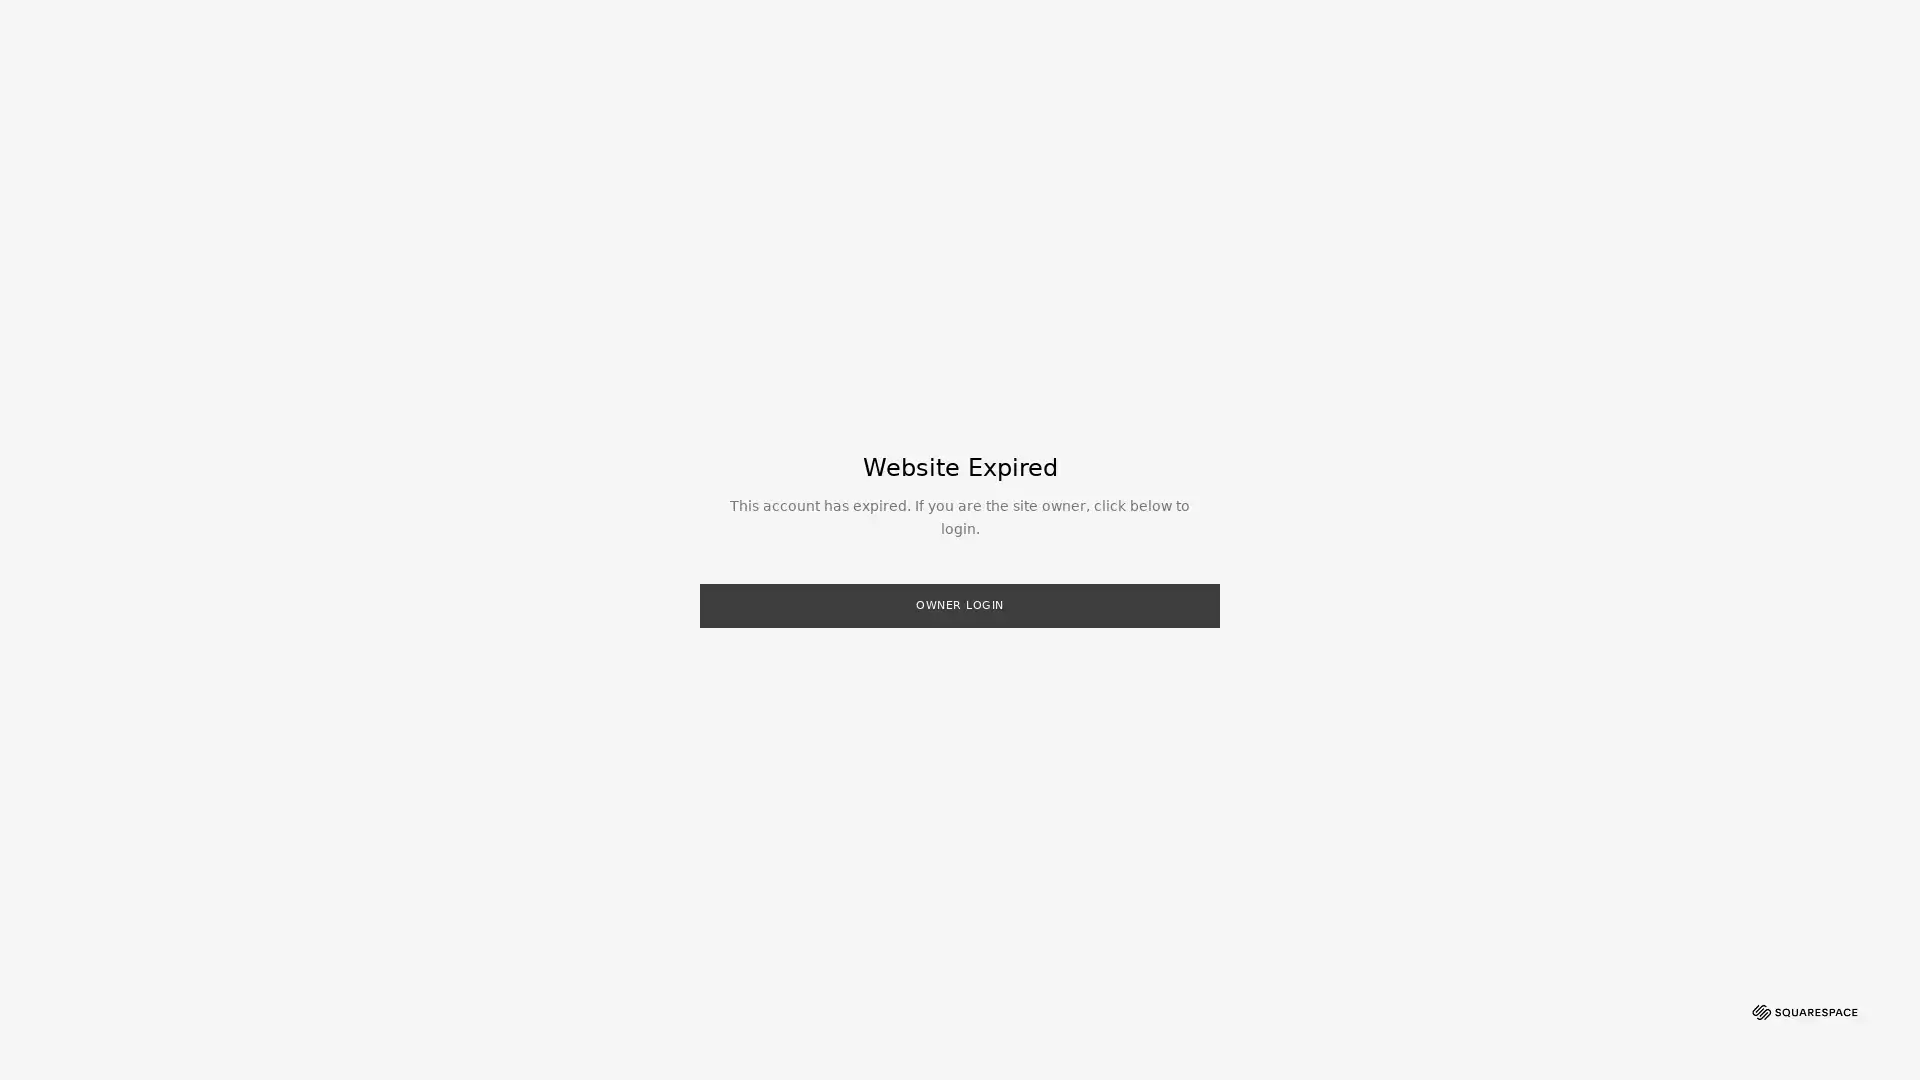 This screenshot has height=1080, width=1920. I want to click on Owner Login, so click(960, 604).